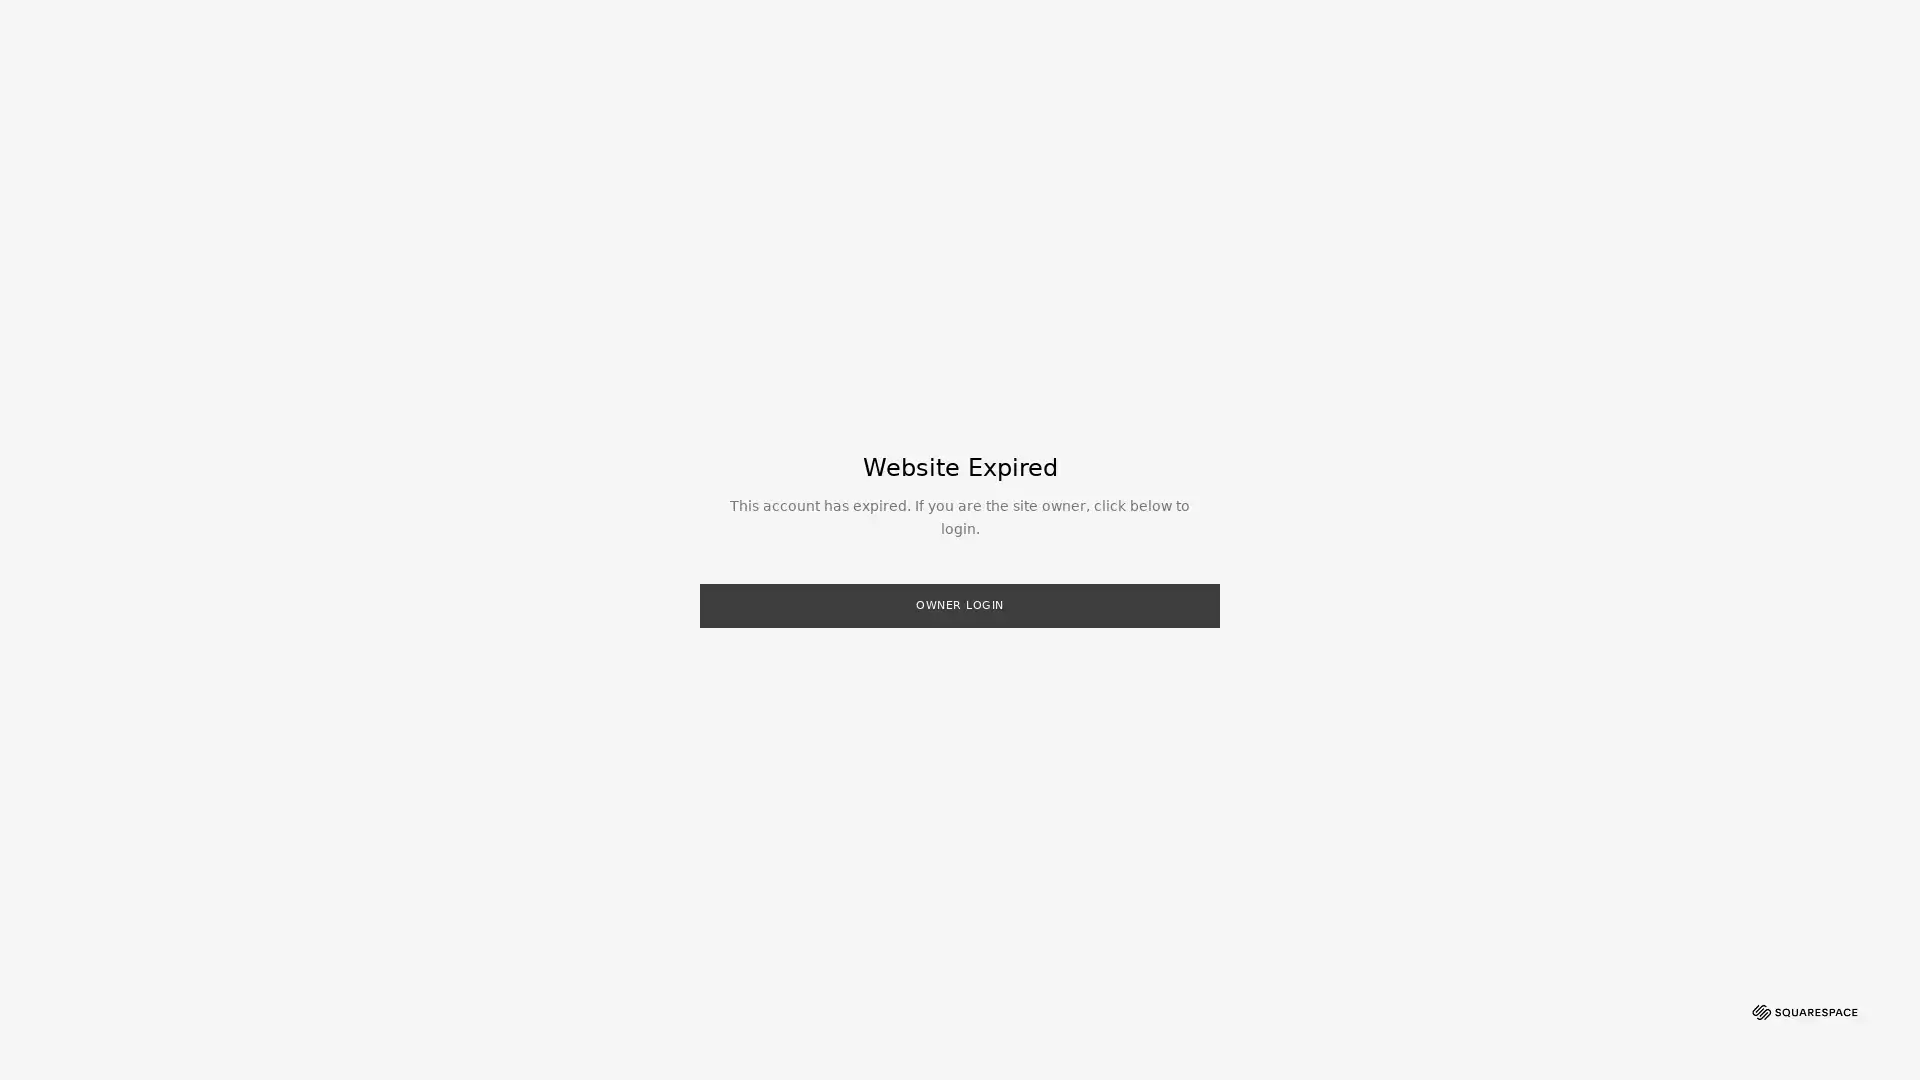 This screenshot has height=1080, width=1920. I want to click on Owner Login, so click(960, 604).